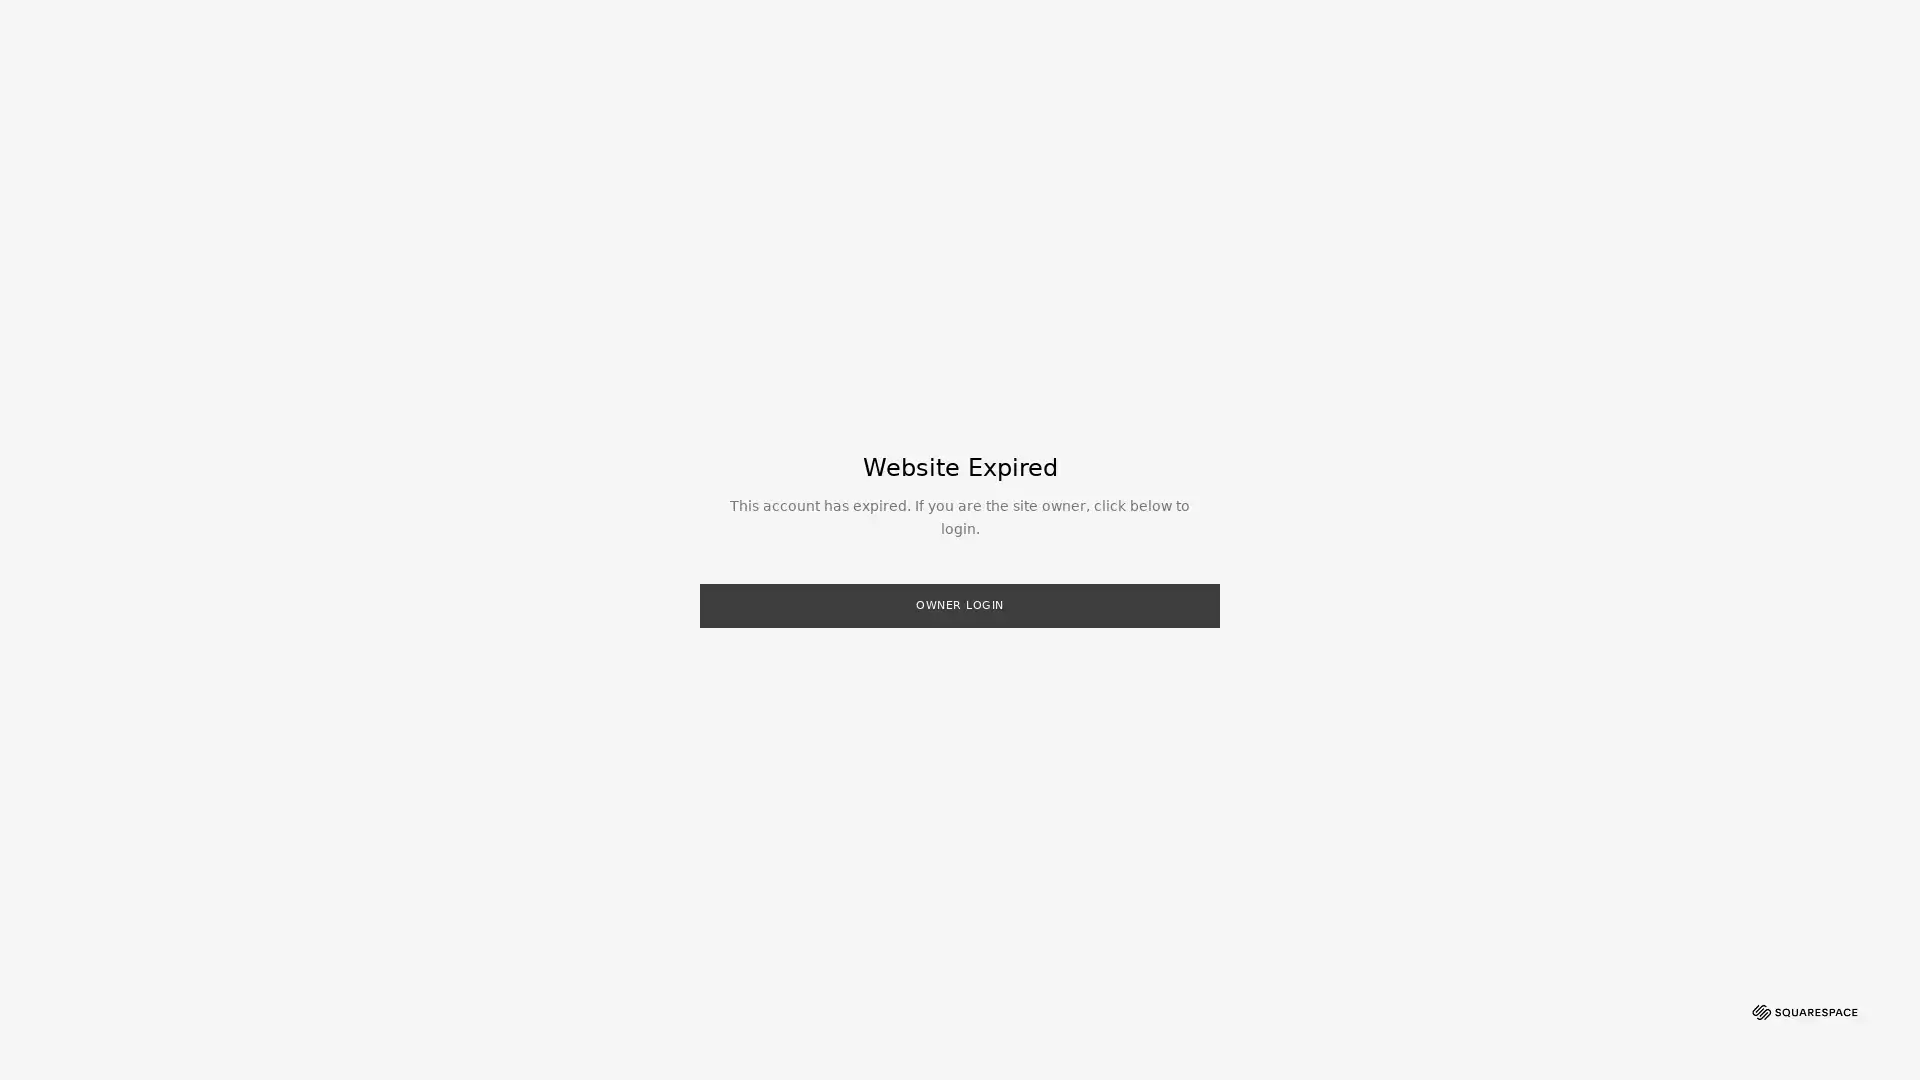 This screenshot has height=1080, width=1920. I want to click on Owner Login, so click(960, 604).